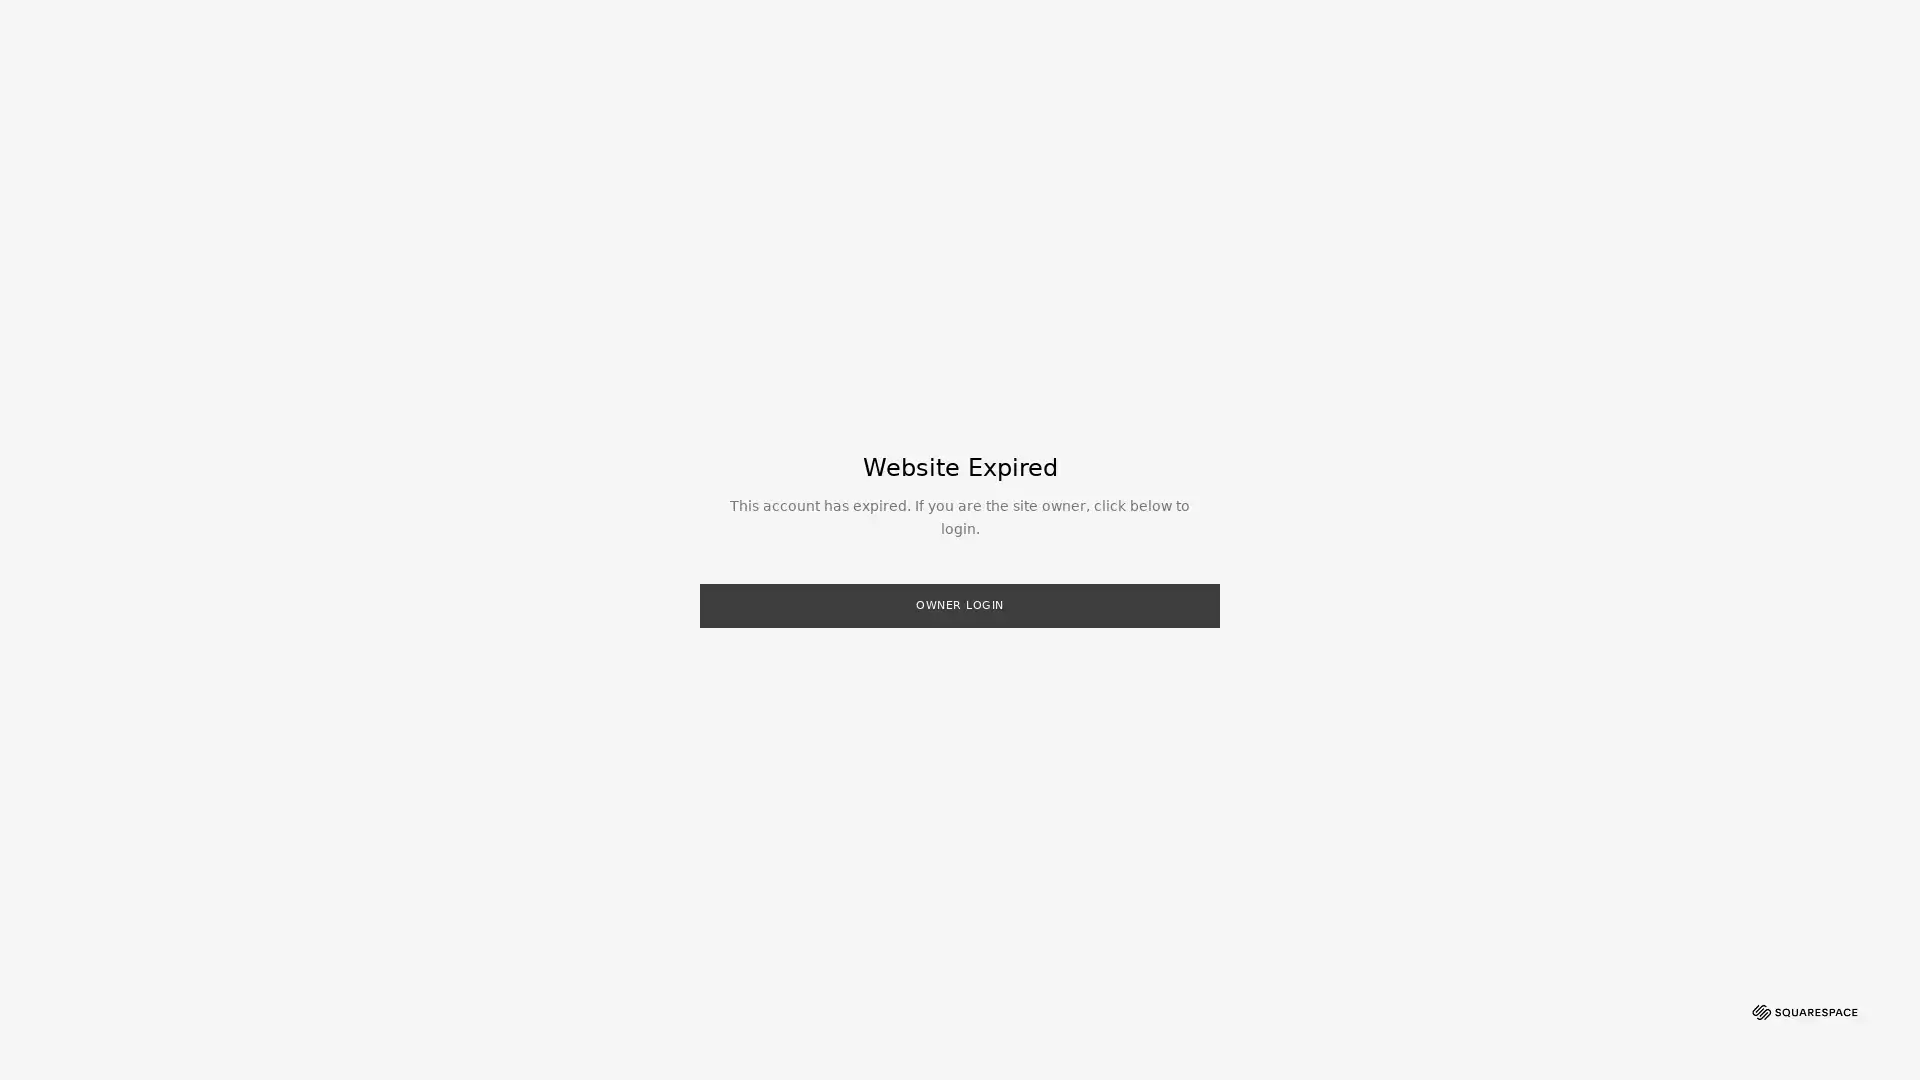 This screenshot has height=1080, width=1920. I want to click on Owner Login, so click(960, 604).